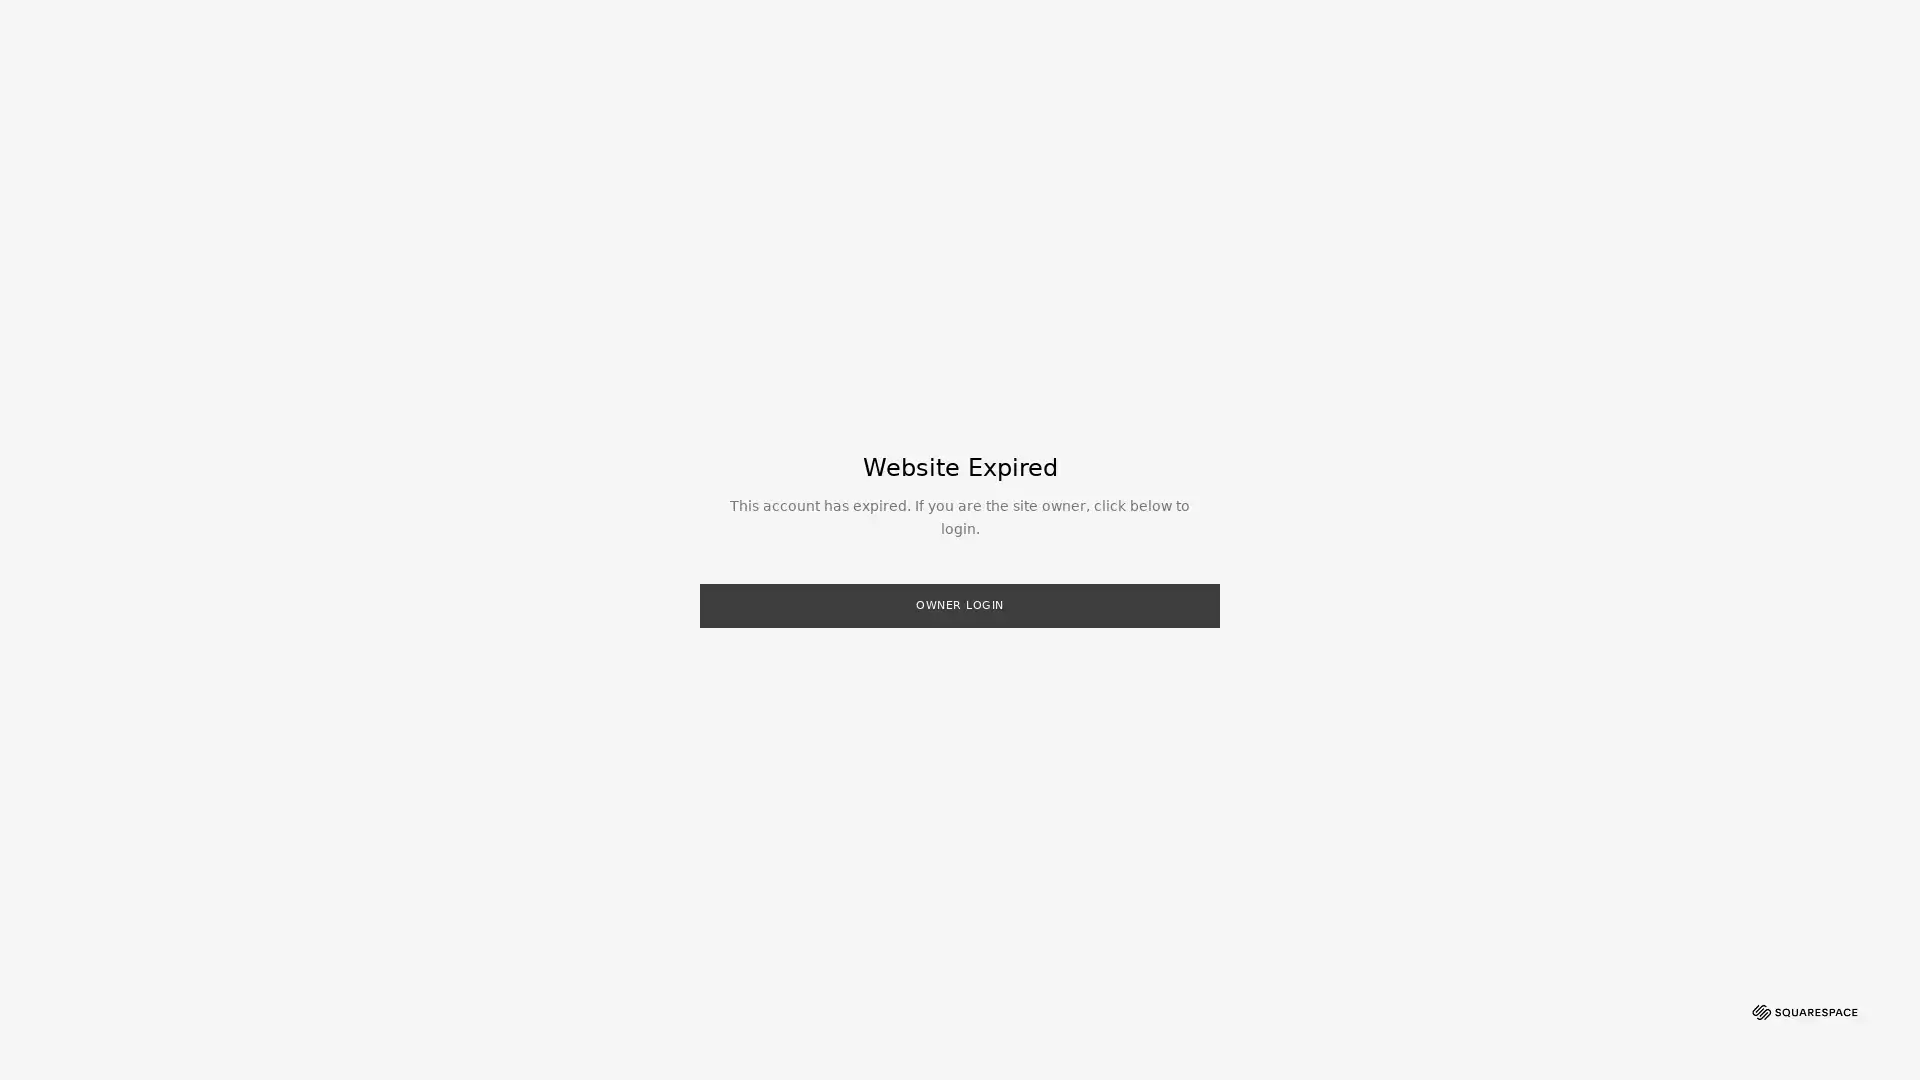 This screenshot has height=1080, width=1920. I want to click on Owner Login, so click(960, 604).